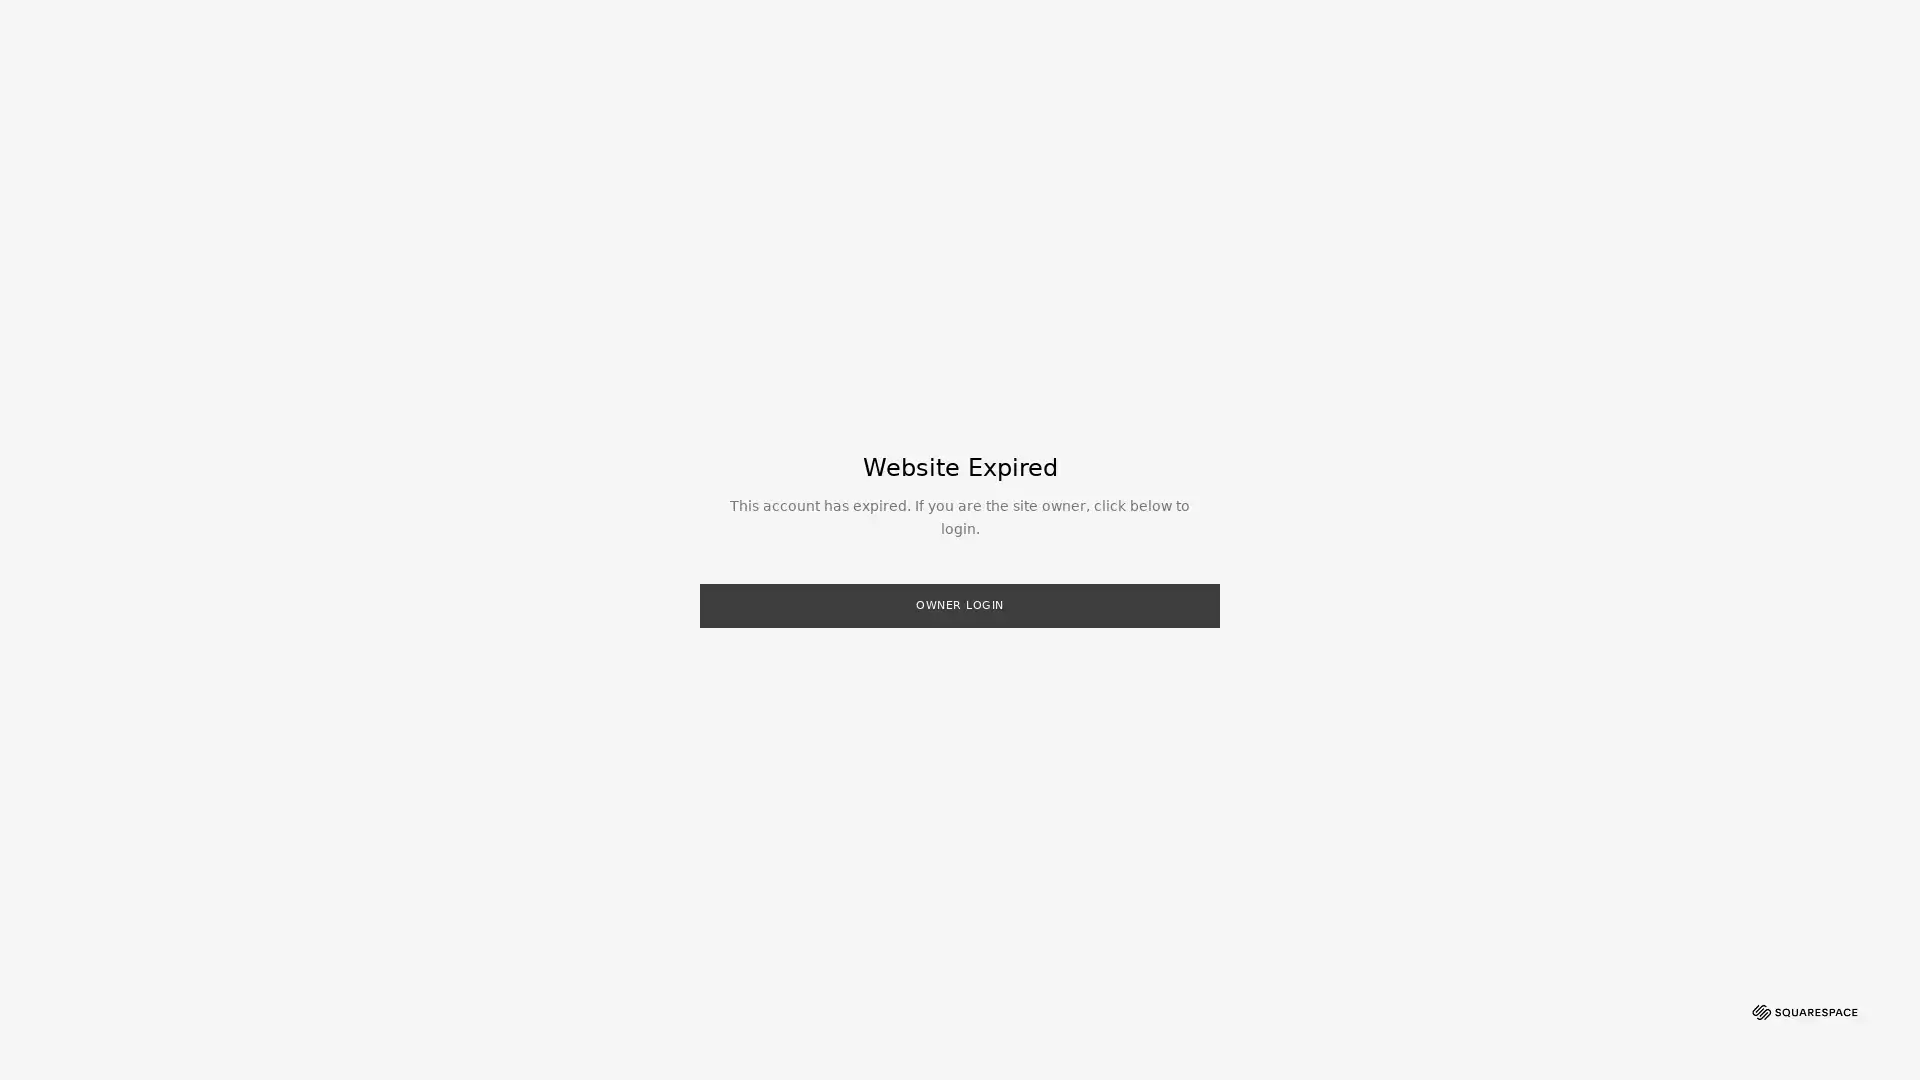 This screenshot has height=1080, width=1920. I want to click on Owner Login, so click(960, 604).